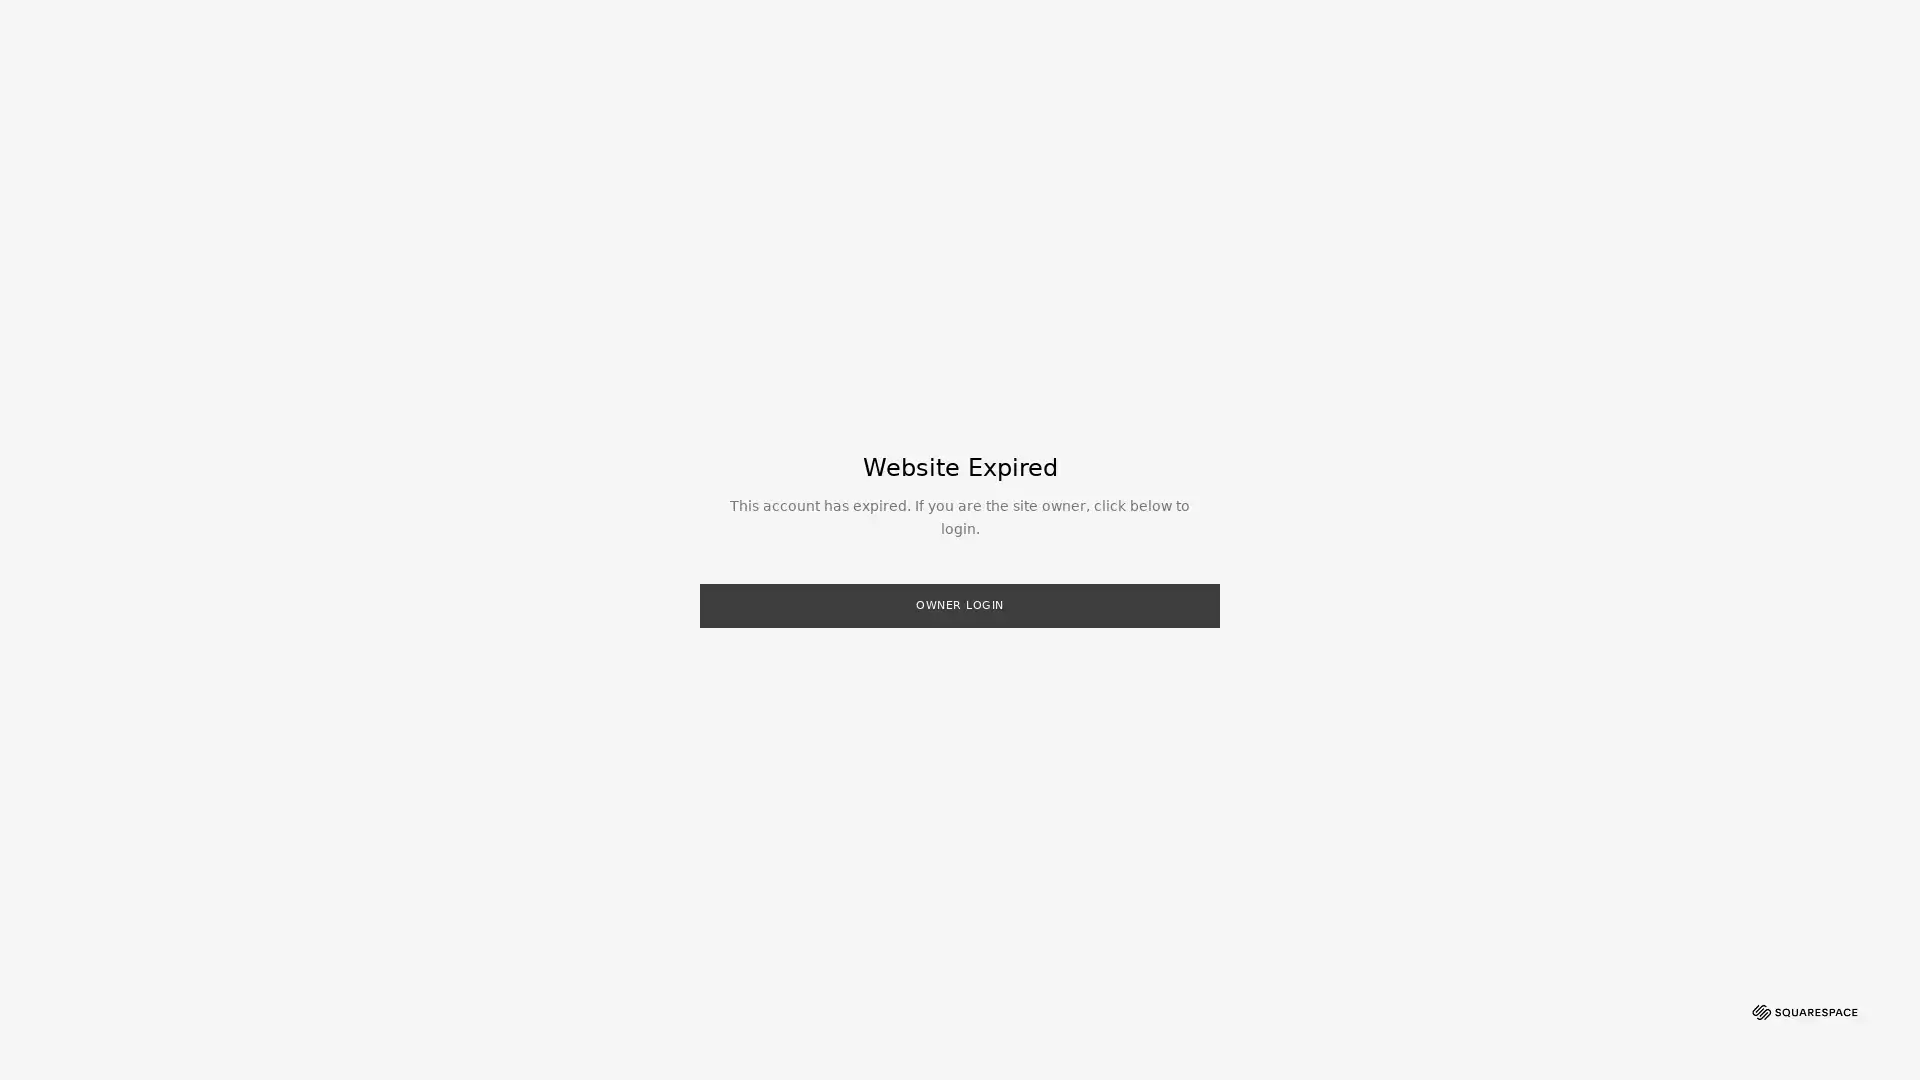 This screenshot has height=1080, width=1920. I want to click on Owner Login, so click(960, 604).